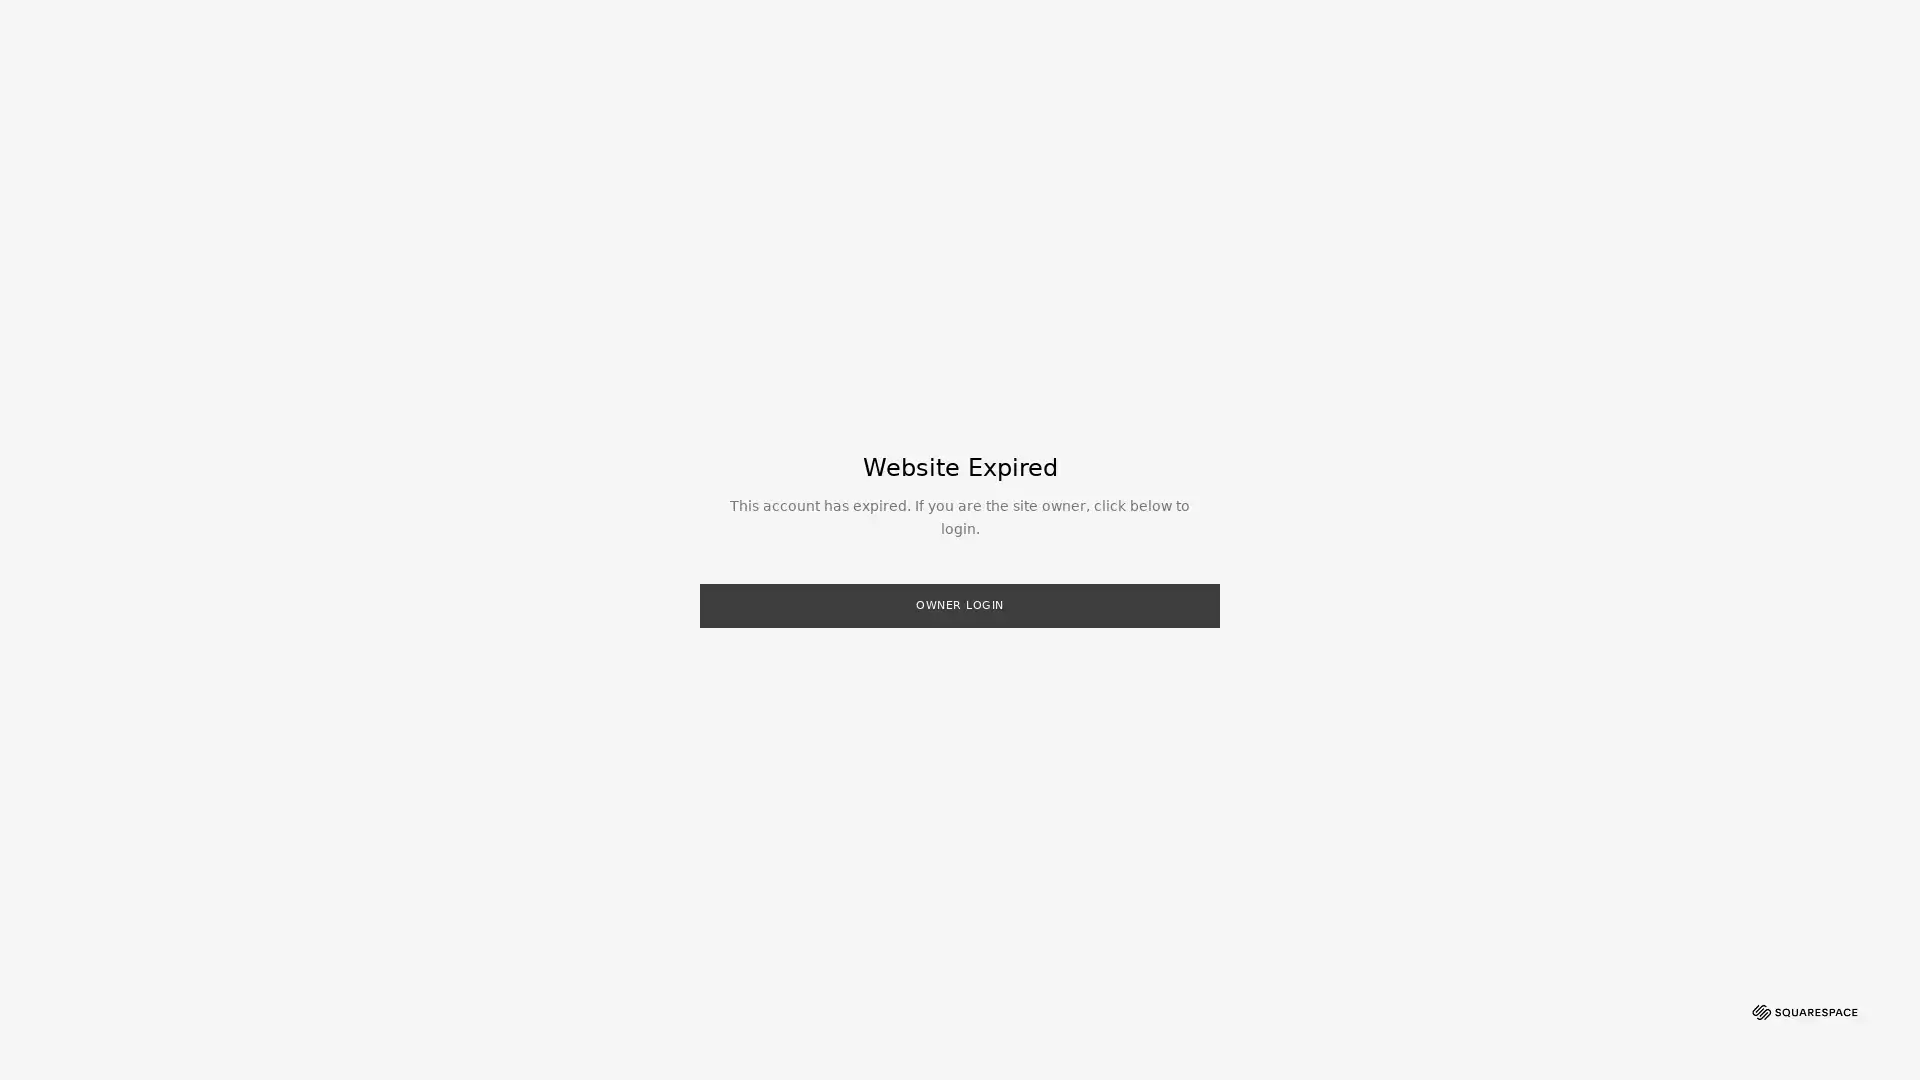 This screenshot has height=1080, width=1920. I want to click on Owner Login, so click(960, 604).